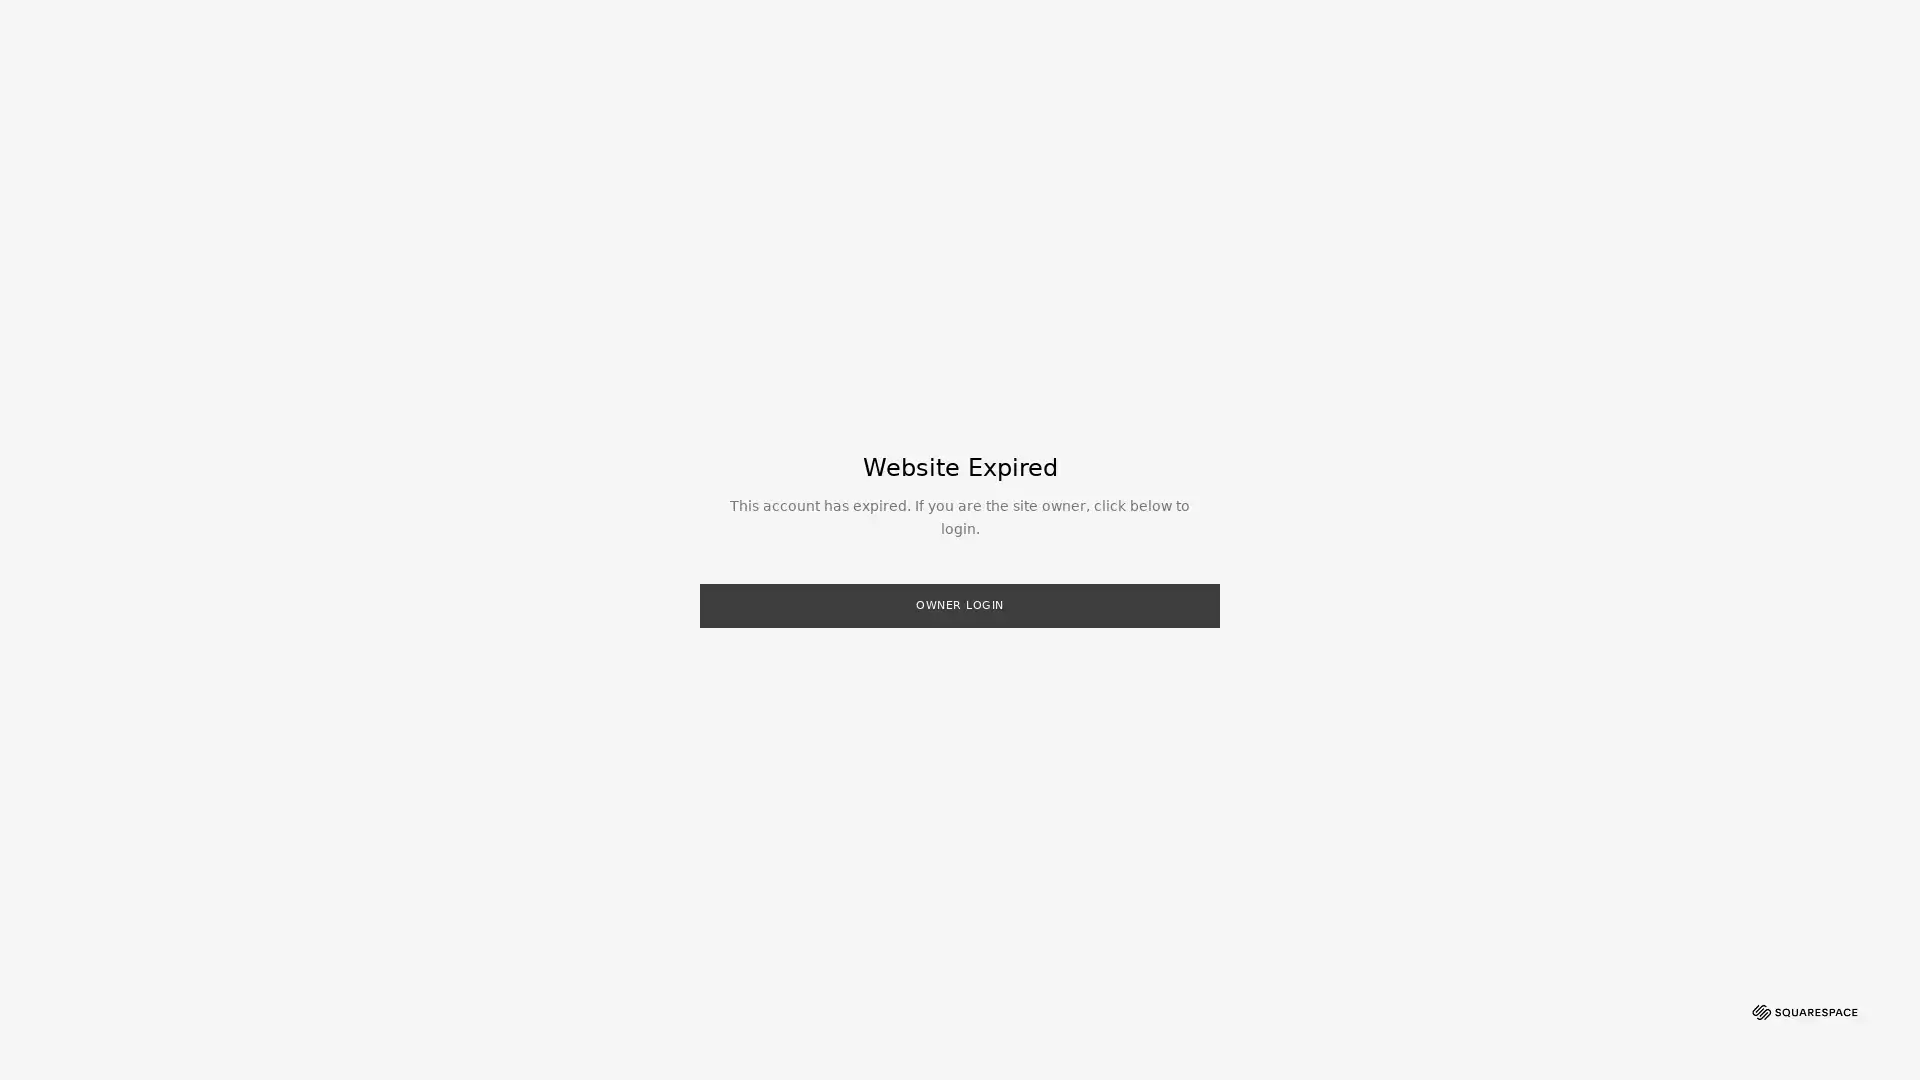 This screenshot has height=1080, width=1920. I want to click on Owner Login, so click(960, 604).